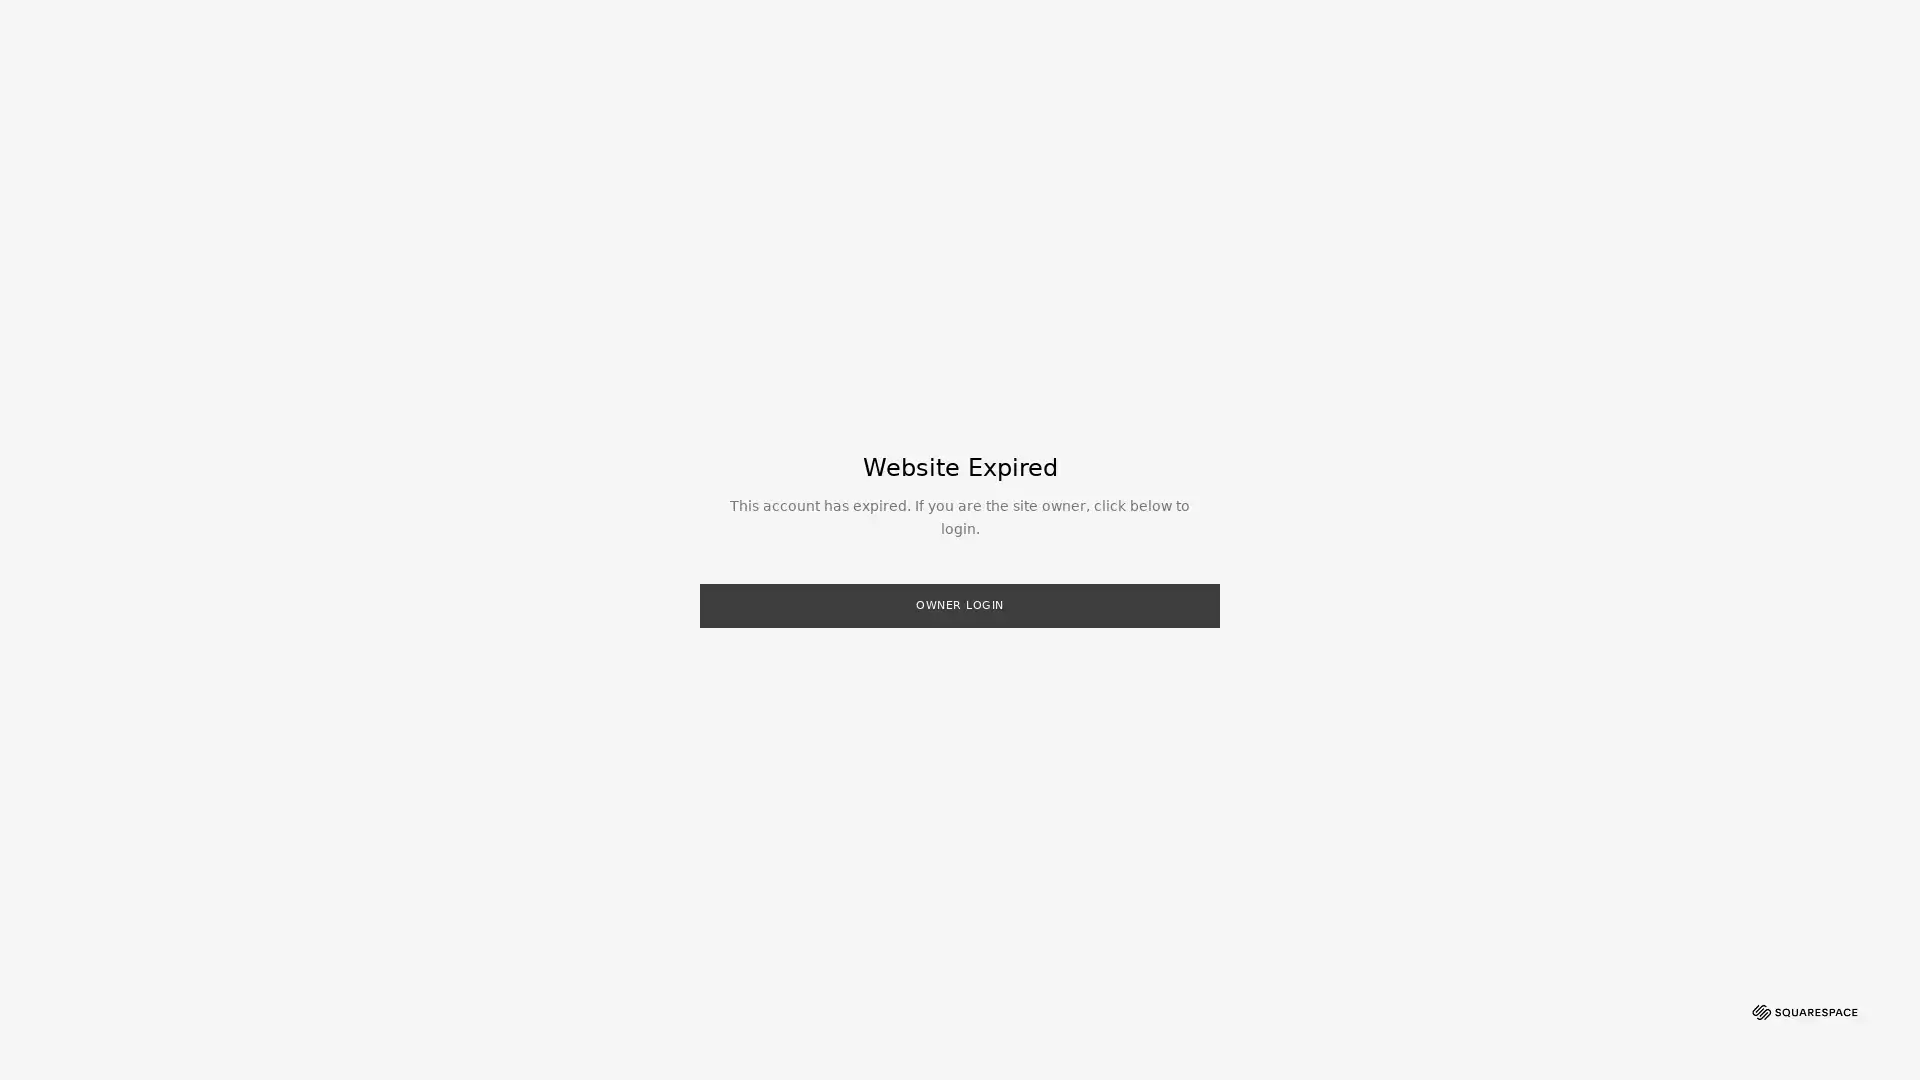 This screenshot has height=1080, width=1920. I want to click on Owner Login, so click(960, 604).